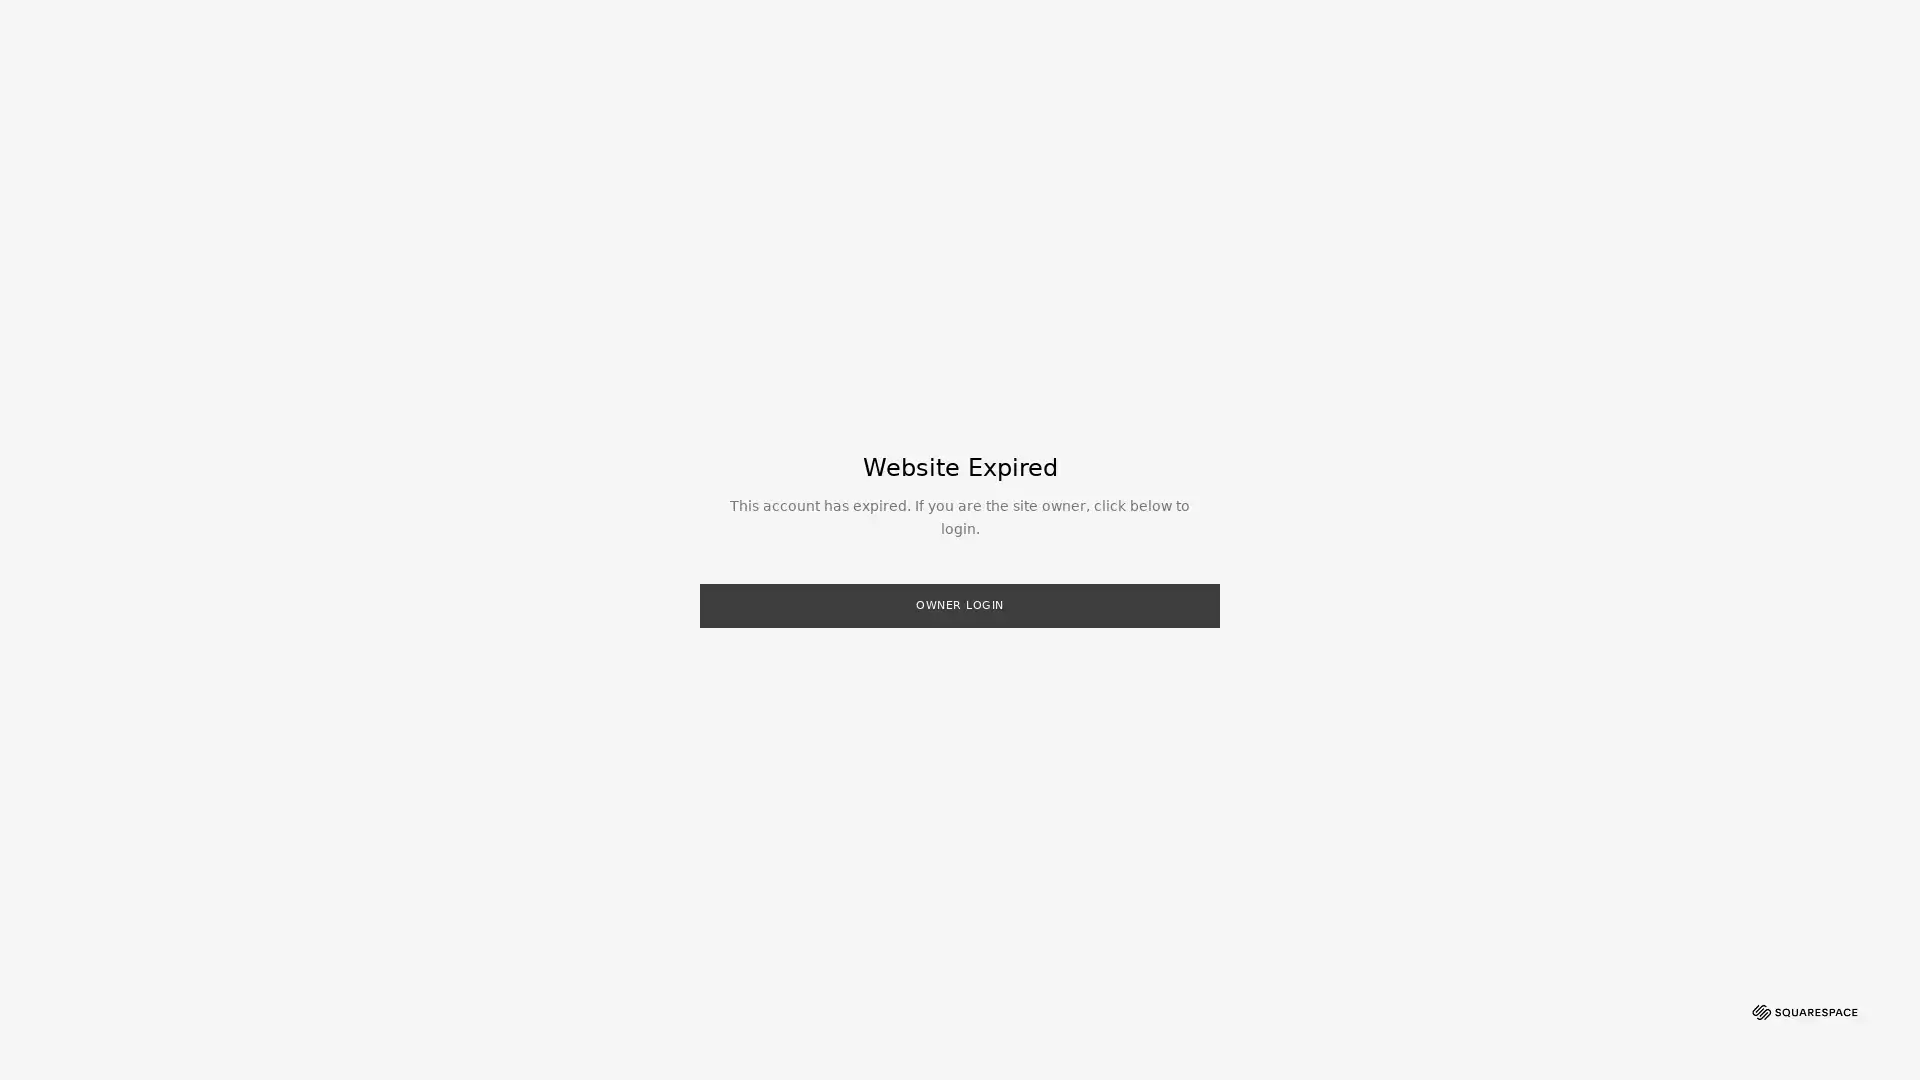 This screenshot has height=1080, width=1920. I want to click on Owner Login, so click(960, 604).